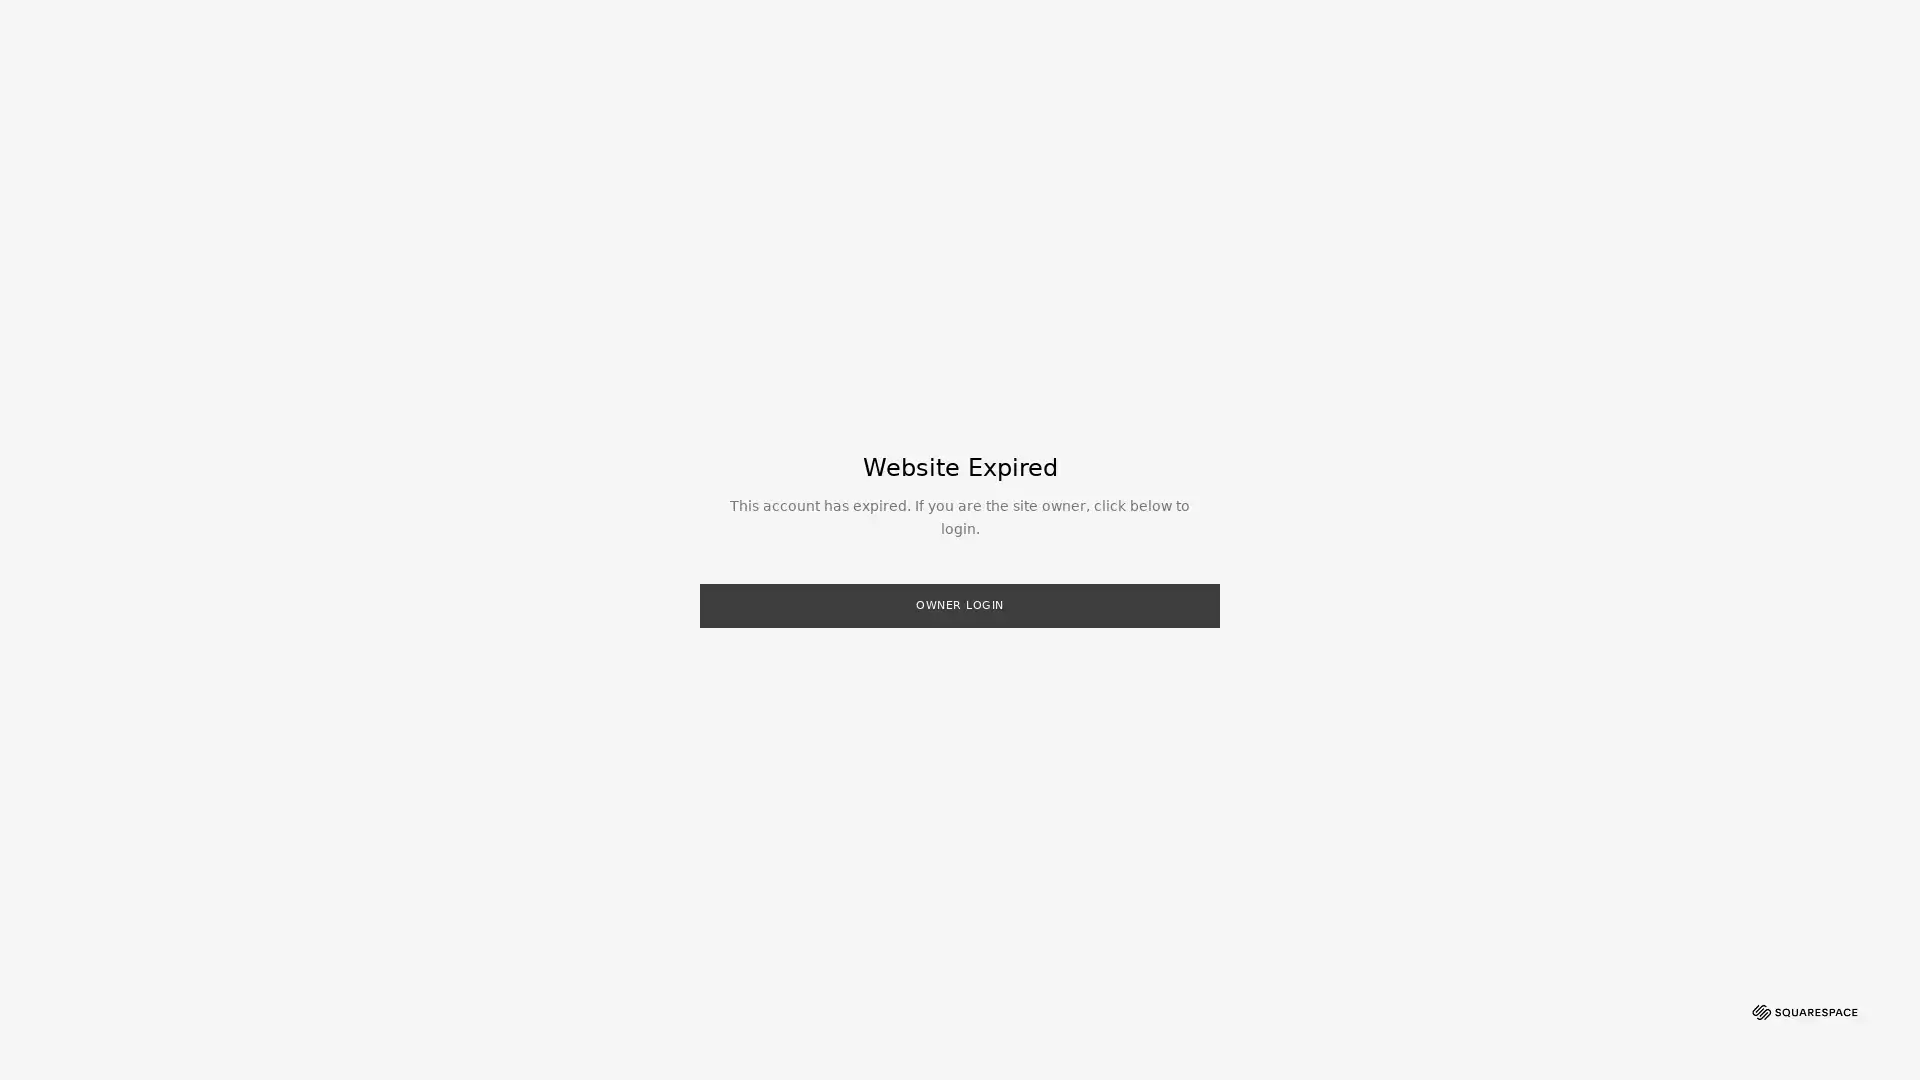 This screenshot has height=1080, width=1920. I want to click on Owner Login, so click(960, 604).